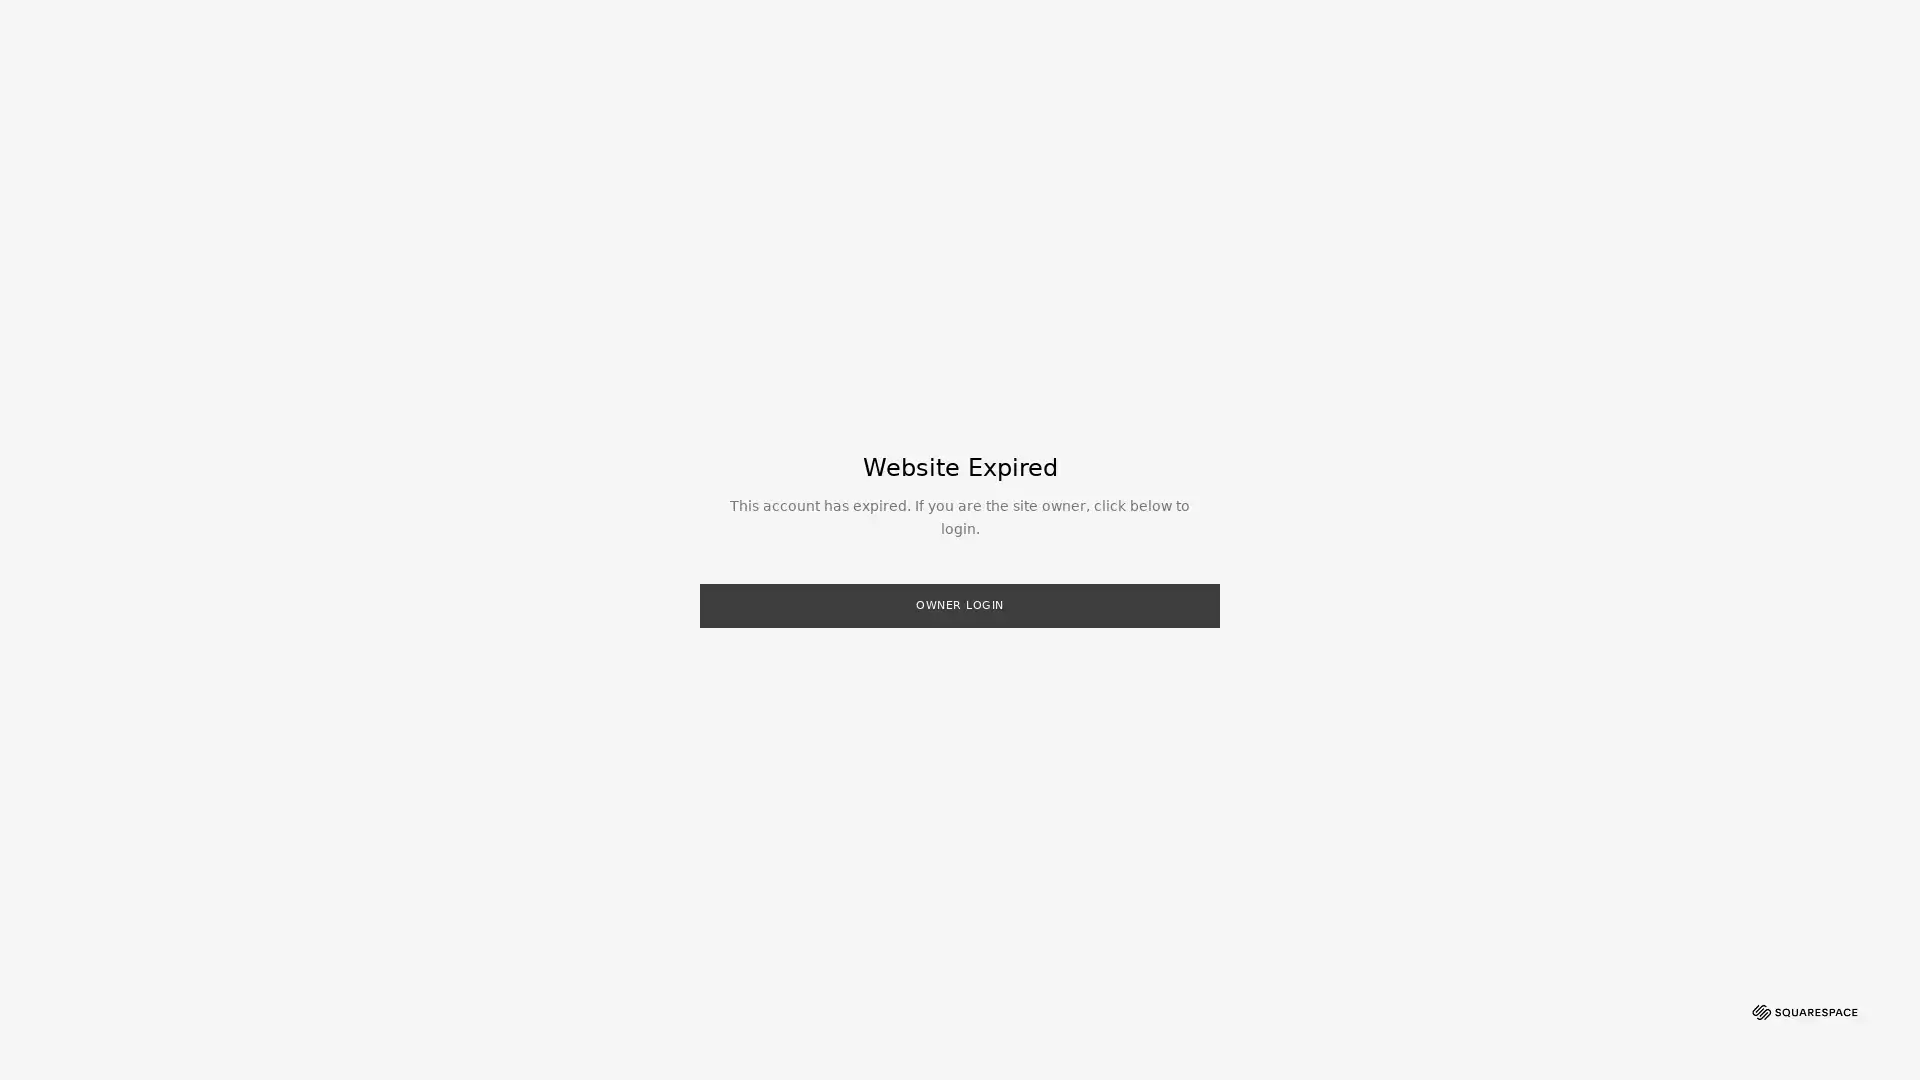 This screenshot has height=1080, width=1920. I want to click on Owner Login, so click(960, 604).